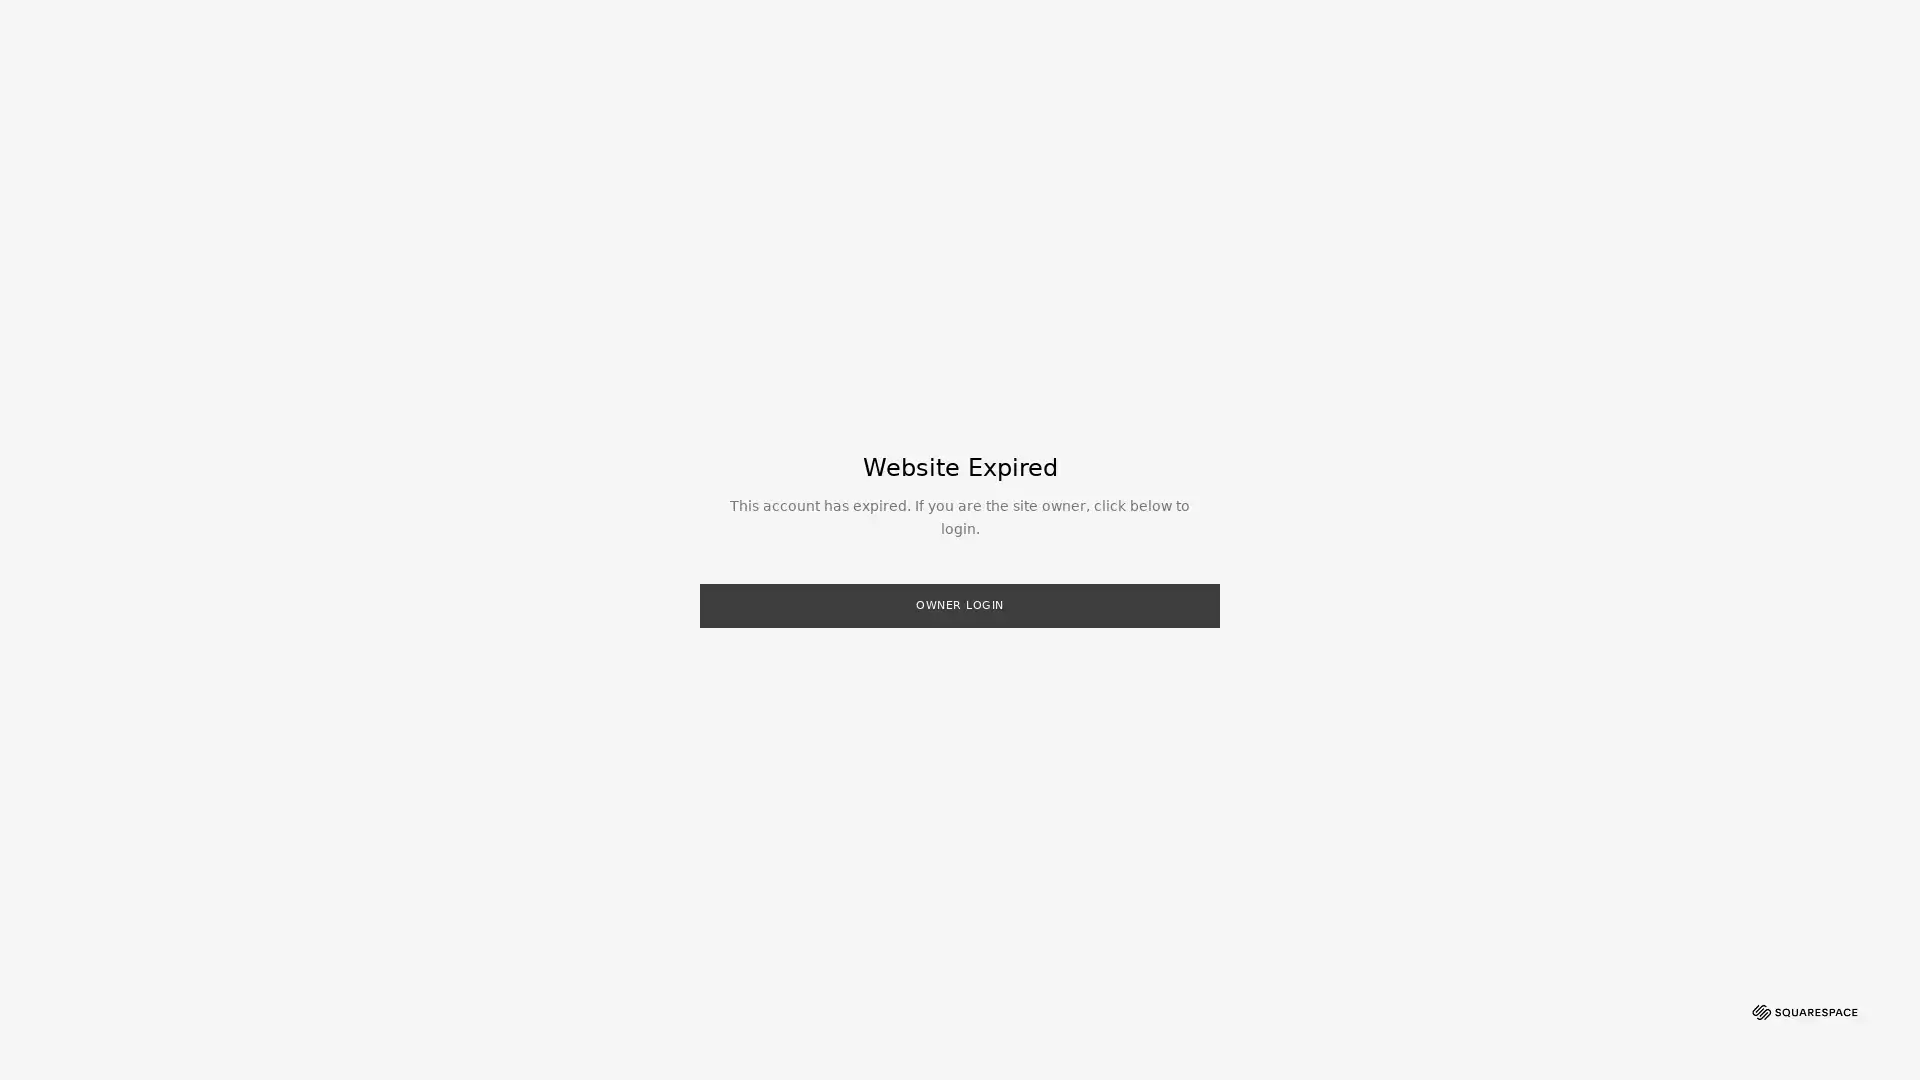 This screenshot has height=1080, width=1920. I want to click on Owner Login, so click(960, 604).